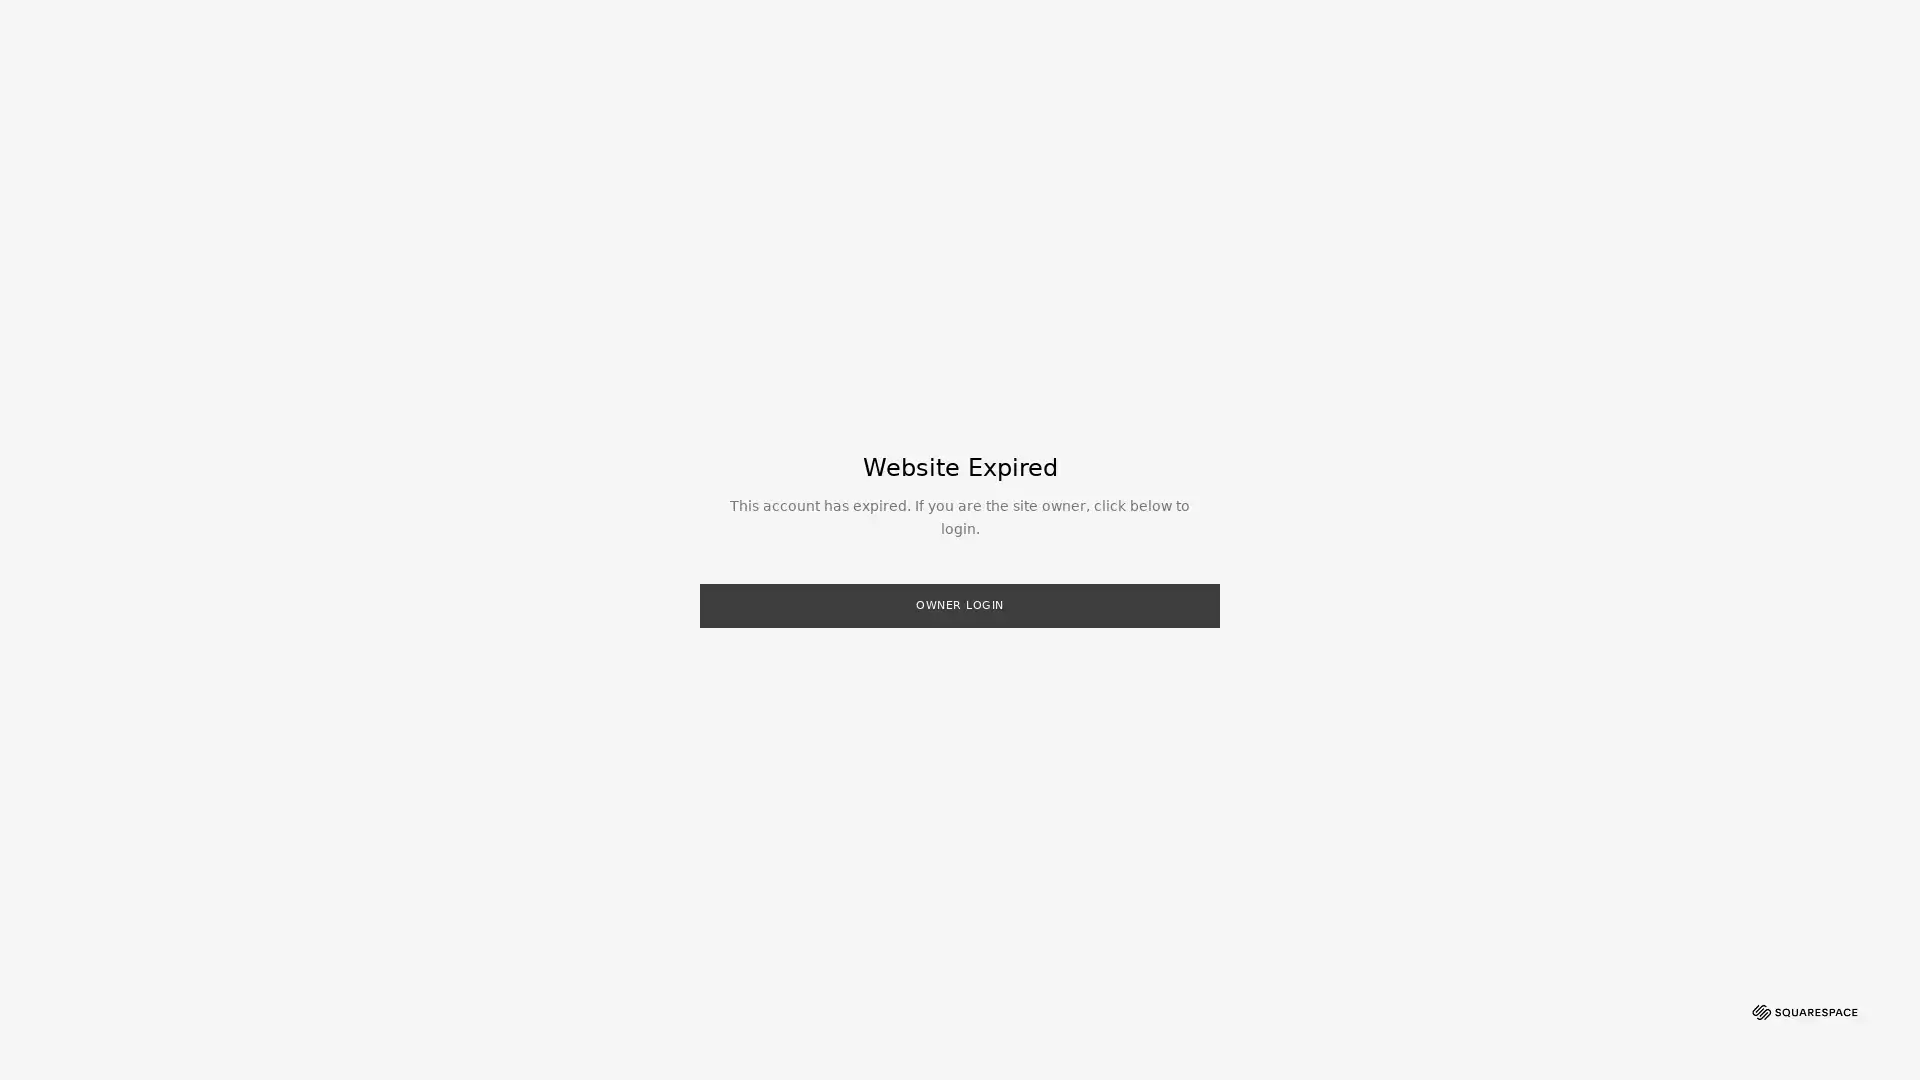 This screenshot has height=1080, width=1920. I want to click on Owner Login, so click(960, 604).